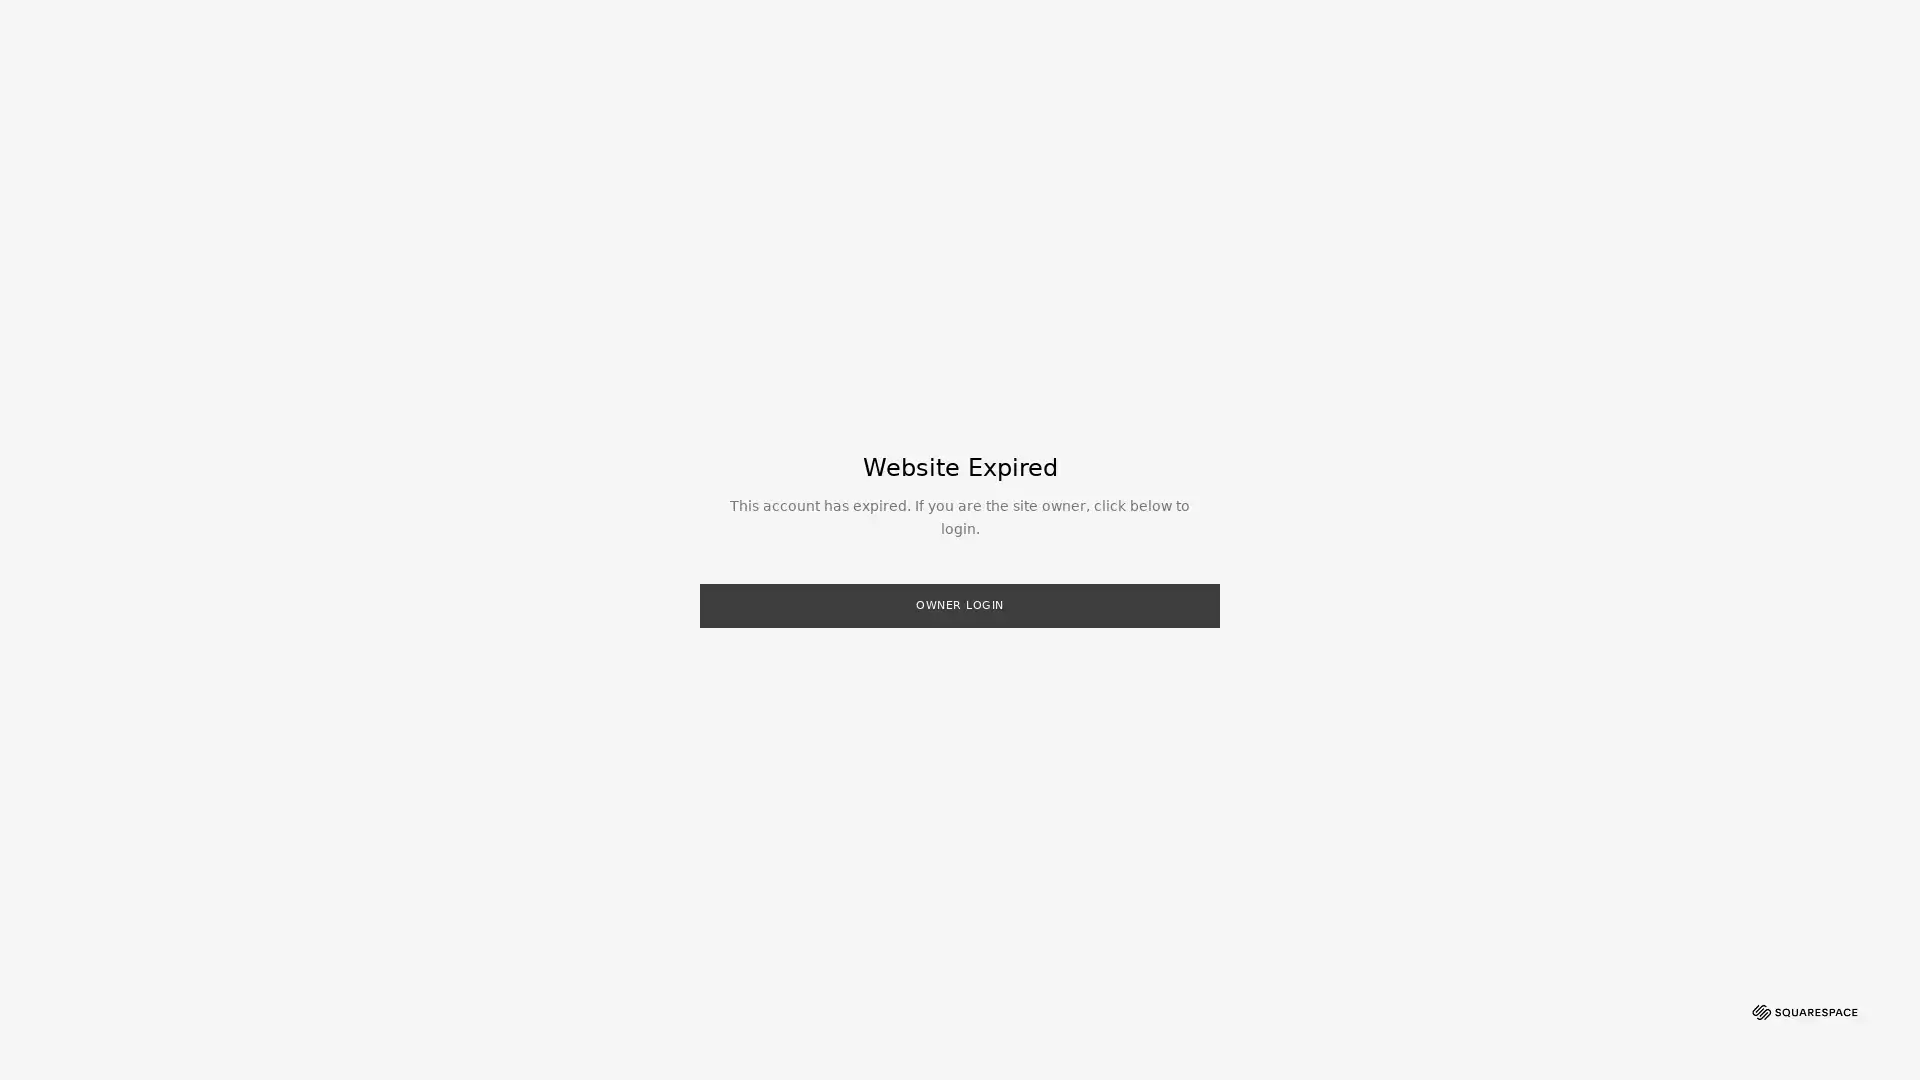 This screenshot has height=1080, width=1920. I want to click on Owner Login, so click(960, 604).